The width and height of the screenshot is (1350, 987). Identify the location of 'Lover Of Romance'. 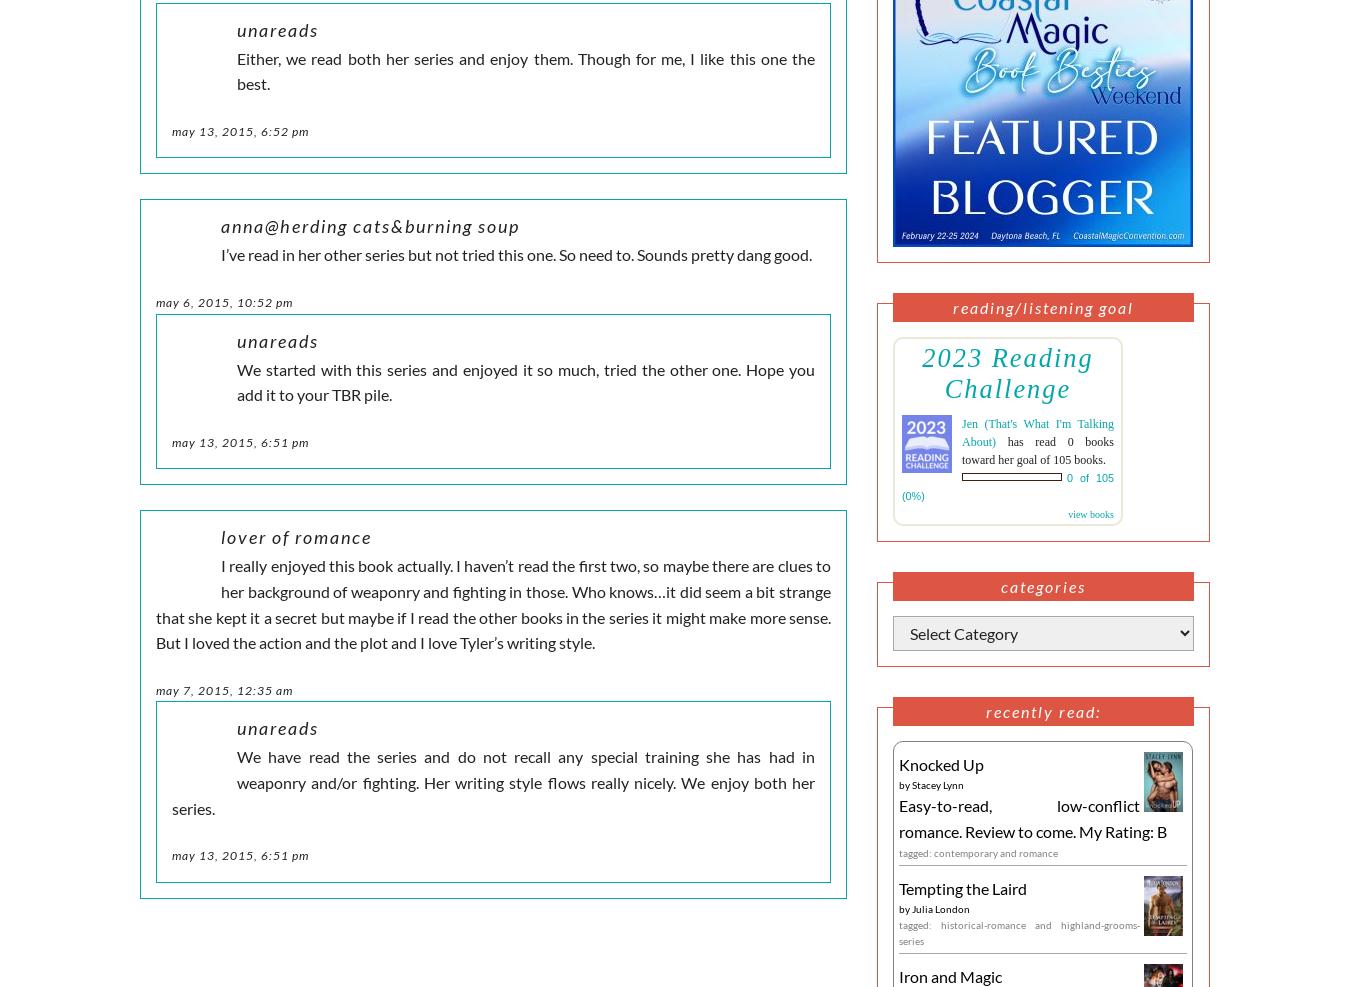
(295, 537).